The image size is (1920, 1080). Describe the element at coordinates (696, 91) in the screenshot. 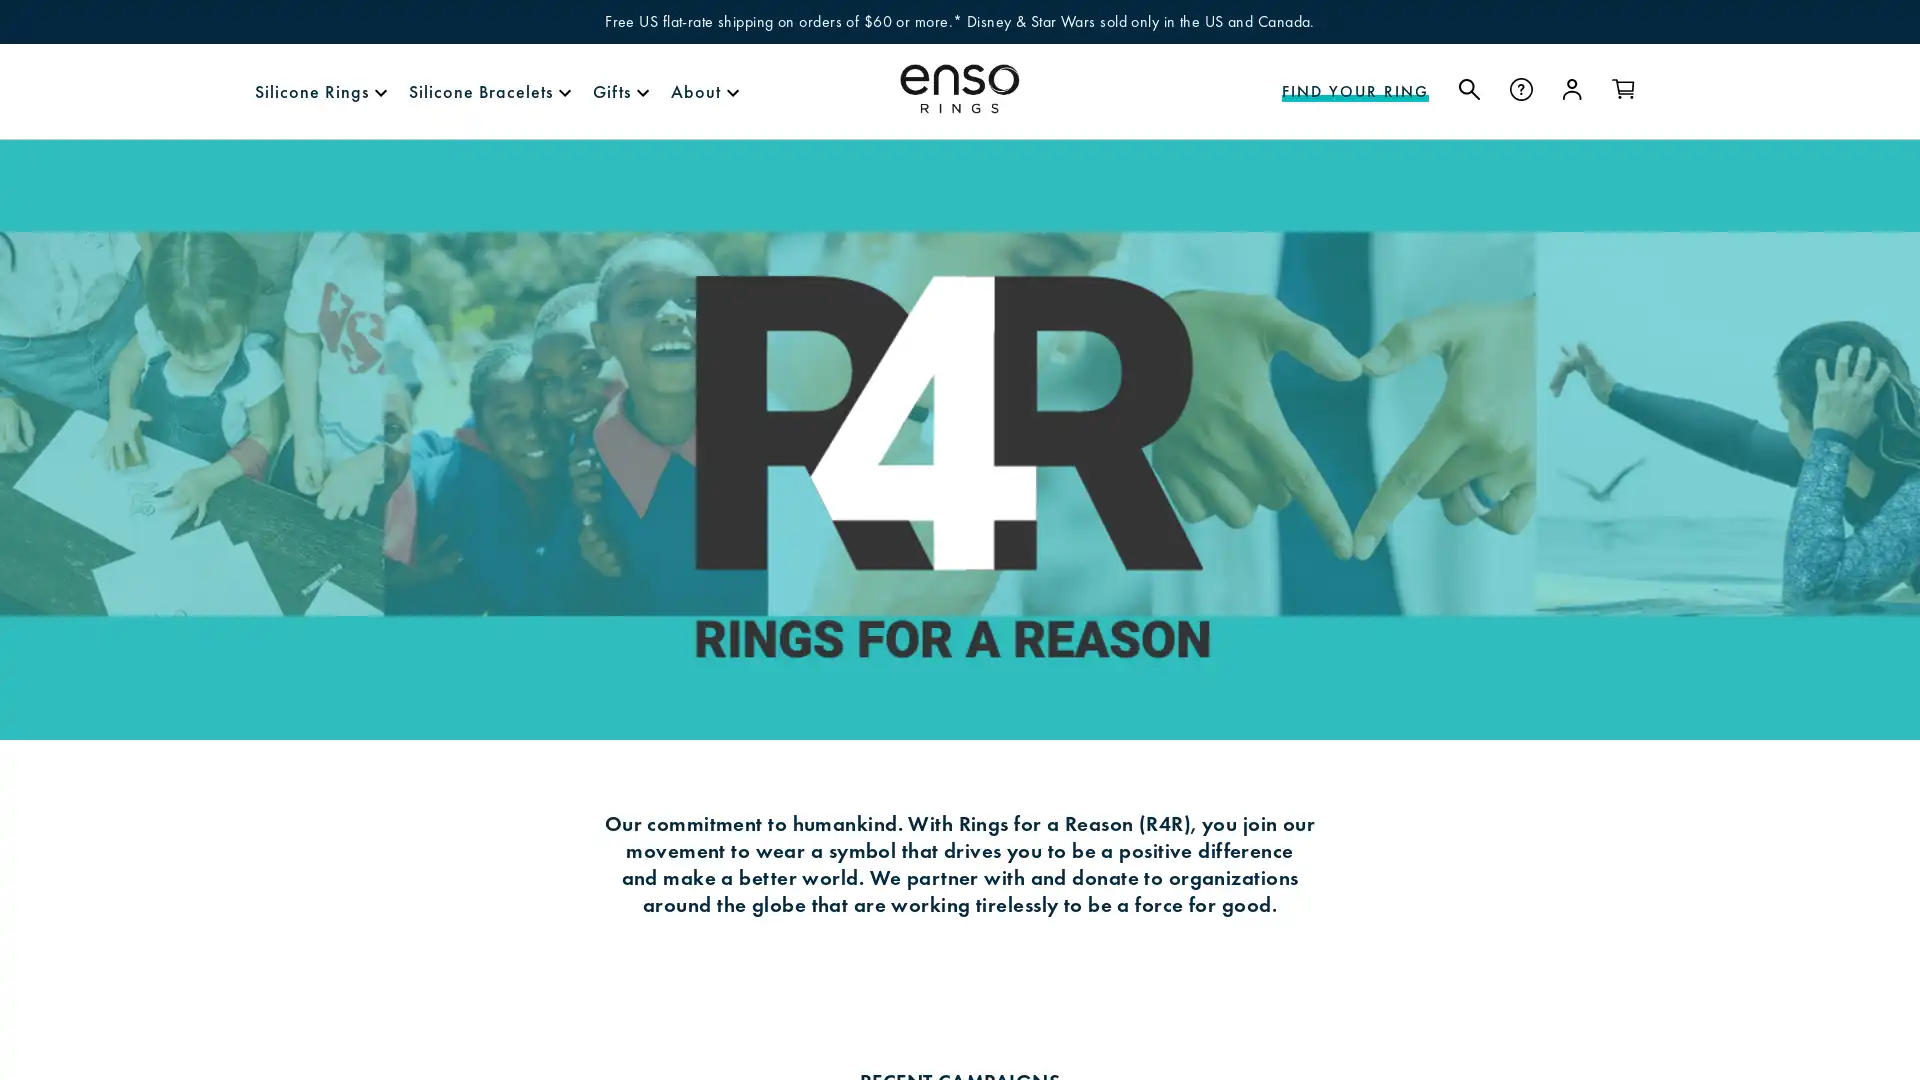

I see `About` at that location.